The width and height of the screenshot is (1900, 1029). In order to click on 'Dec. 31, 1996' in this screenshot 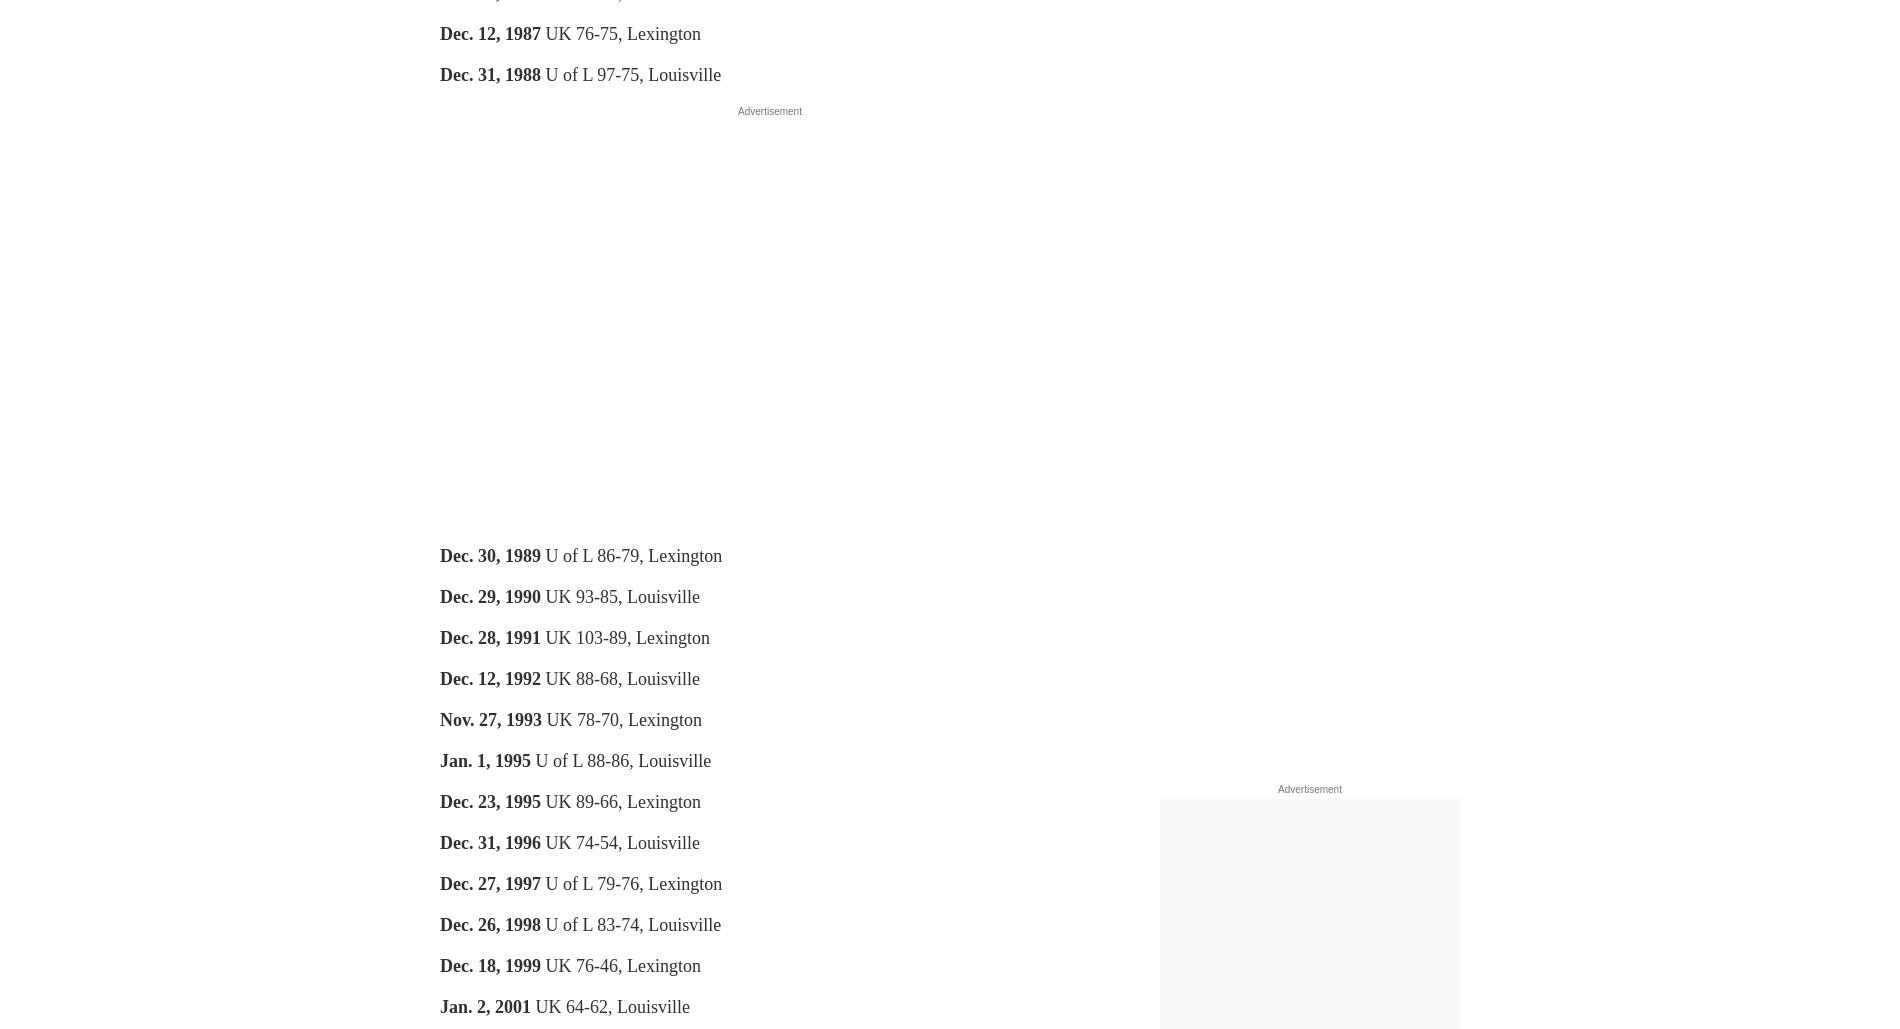, I will do `click(490, 841)`.